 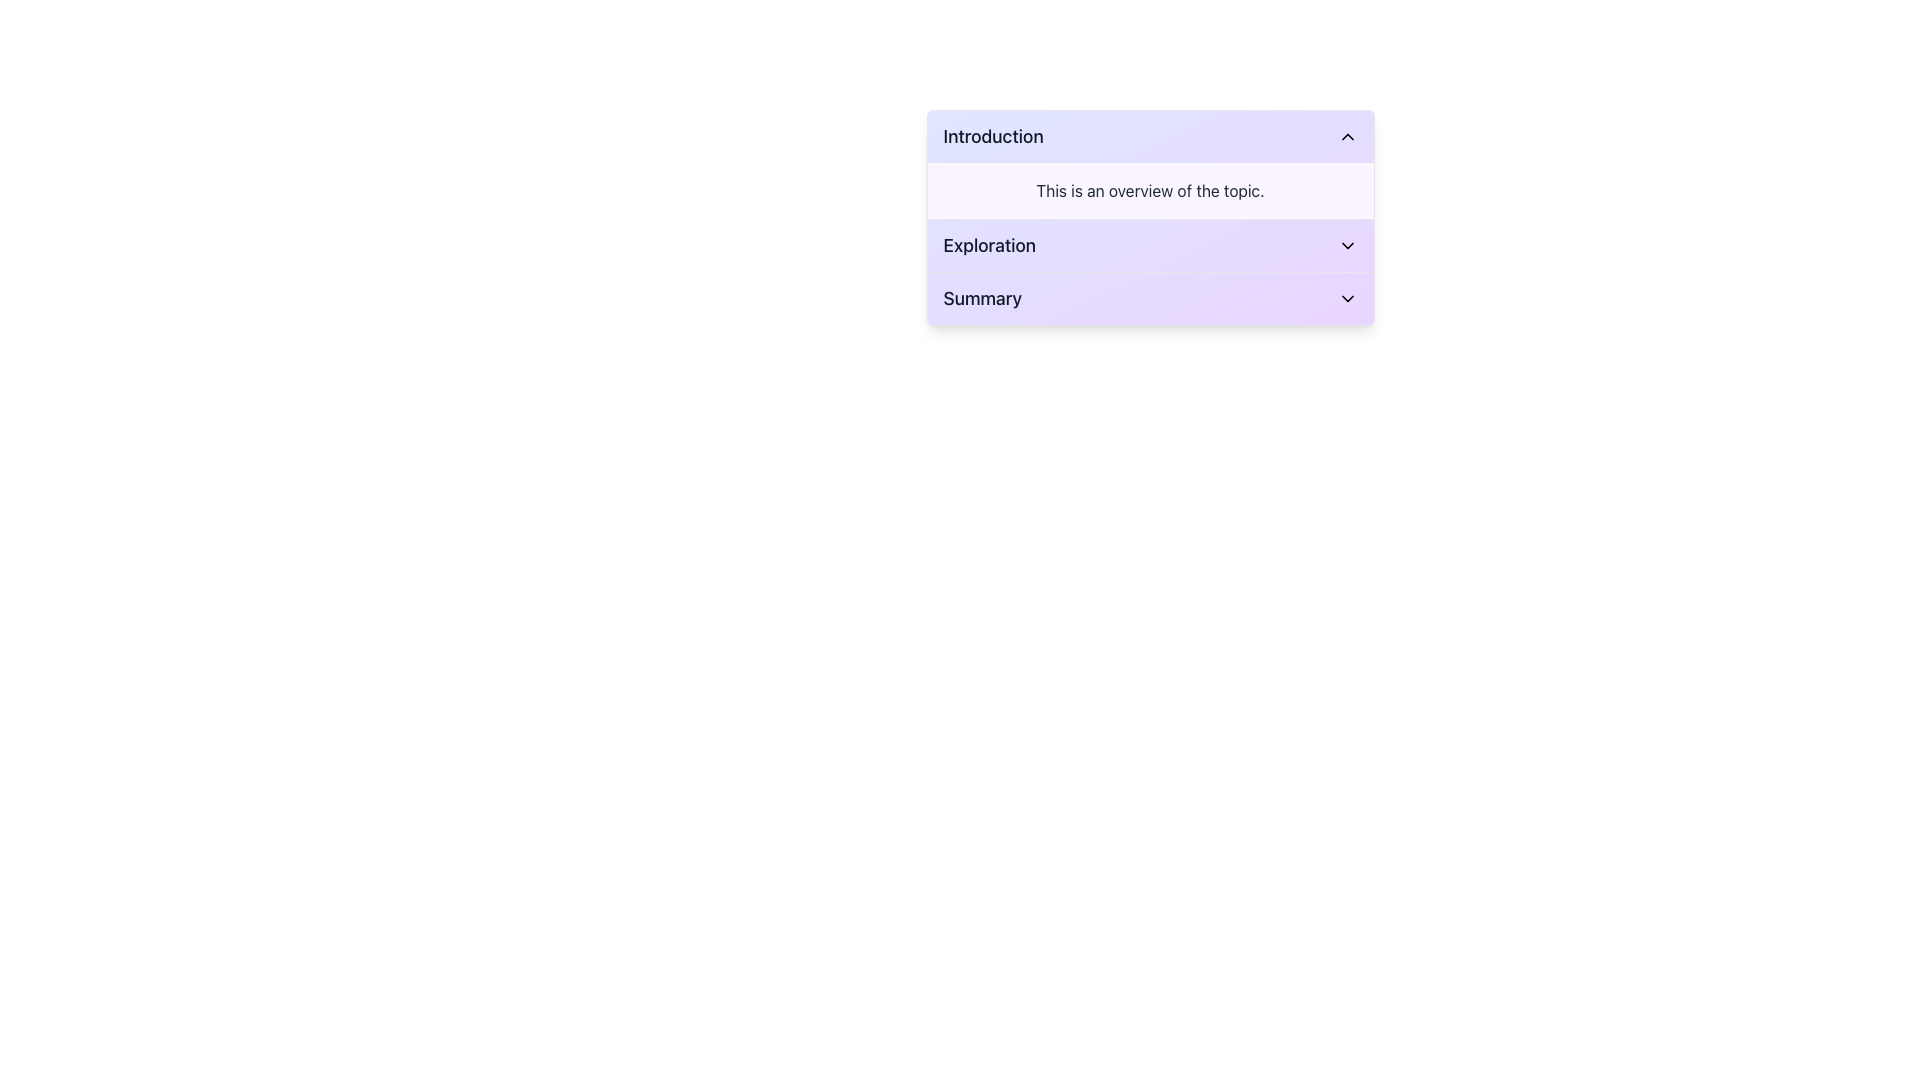 What do you see at coordinates (1347, 299) in the screenshot?
I see `the toggle icon for expanding or collapsing the 'Summary' section for visual feedback` at bounding box center [1347, 299].